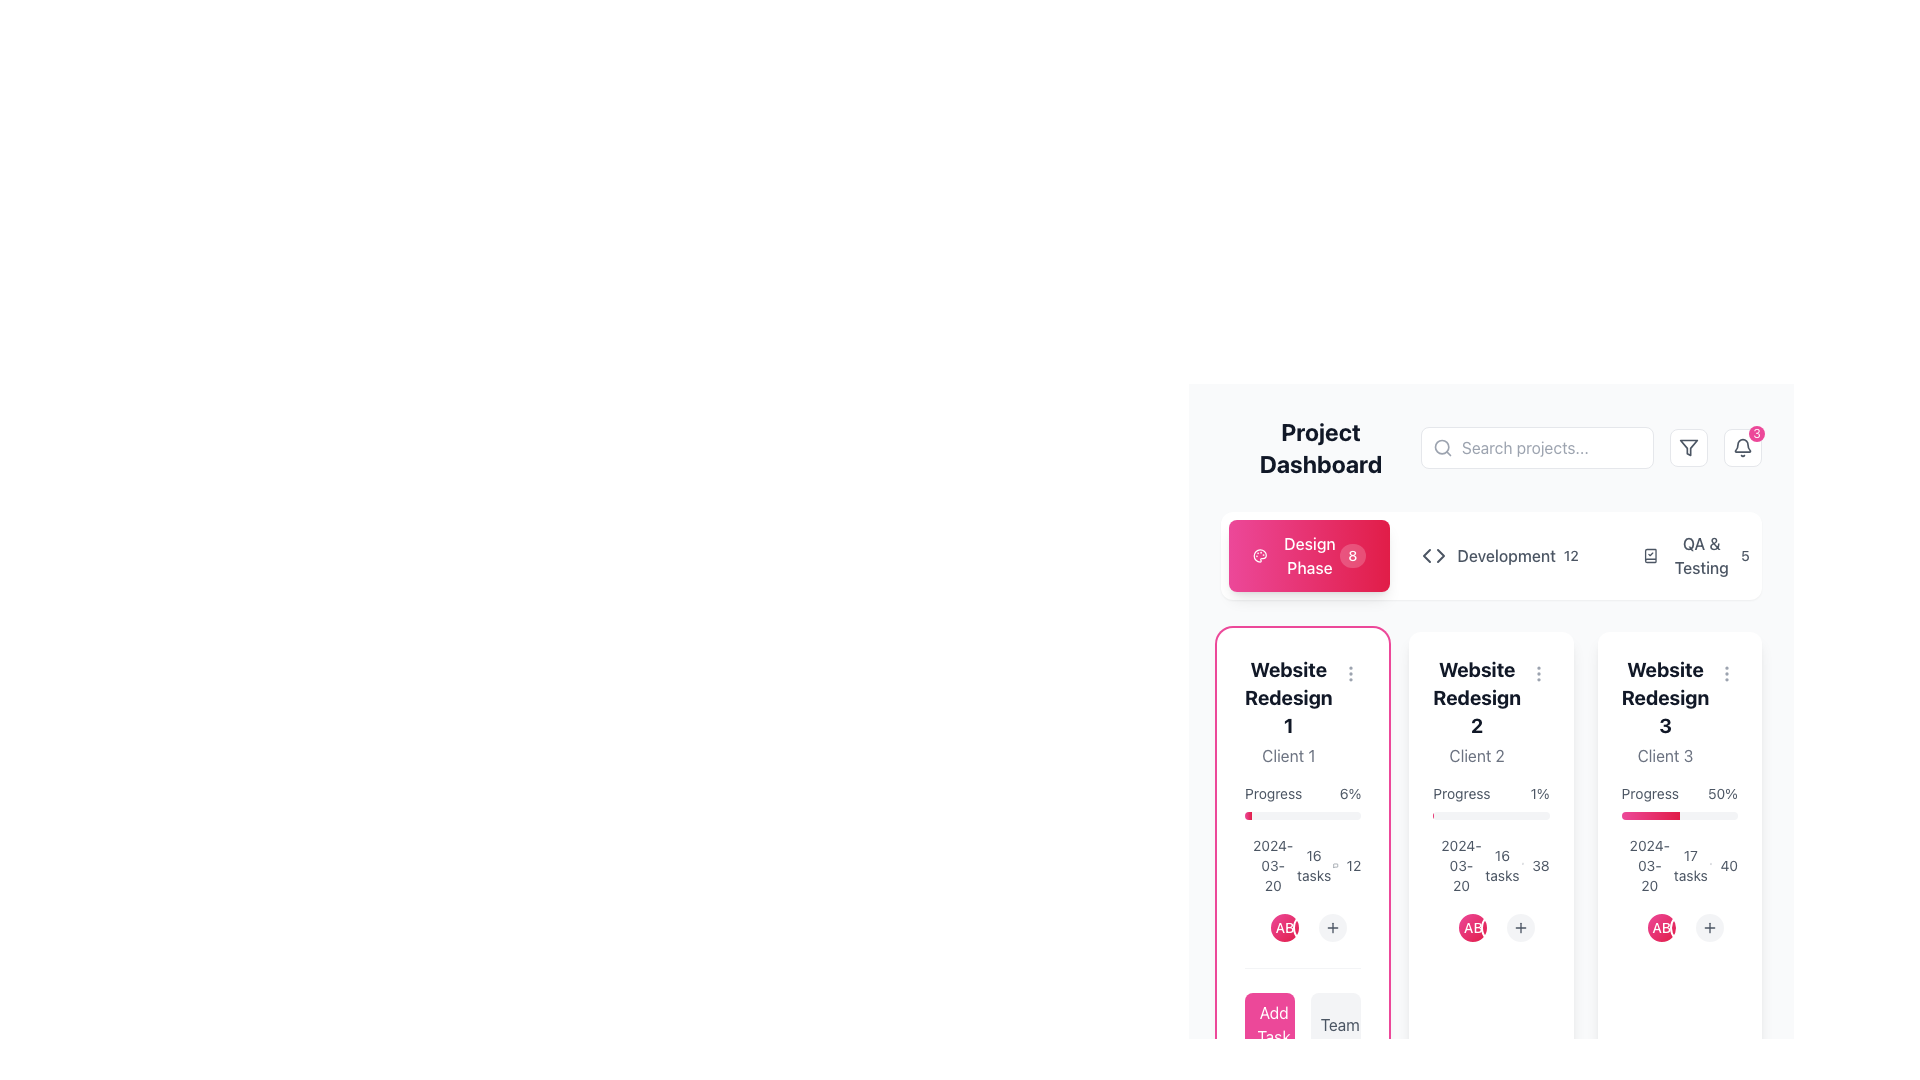 The image size is (1920, 1080). I want to click on the second circular badge featuring 'AB' in white on a pink to rose gradient background, which is centrally aligned in the top row of badges, so click(1661, 928).